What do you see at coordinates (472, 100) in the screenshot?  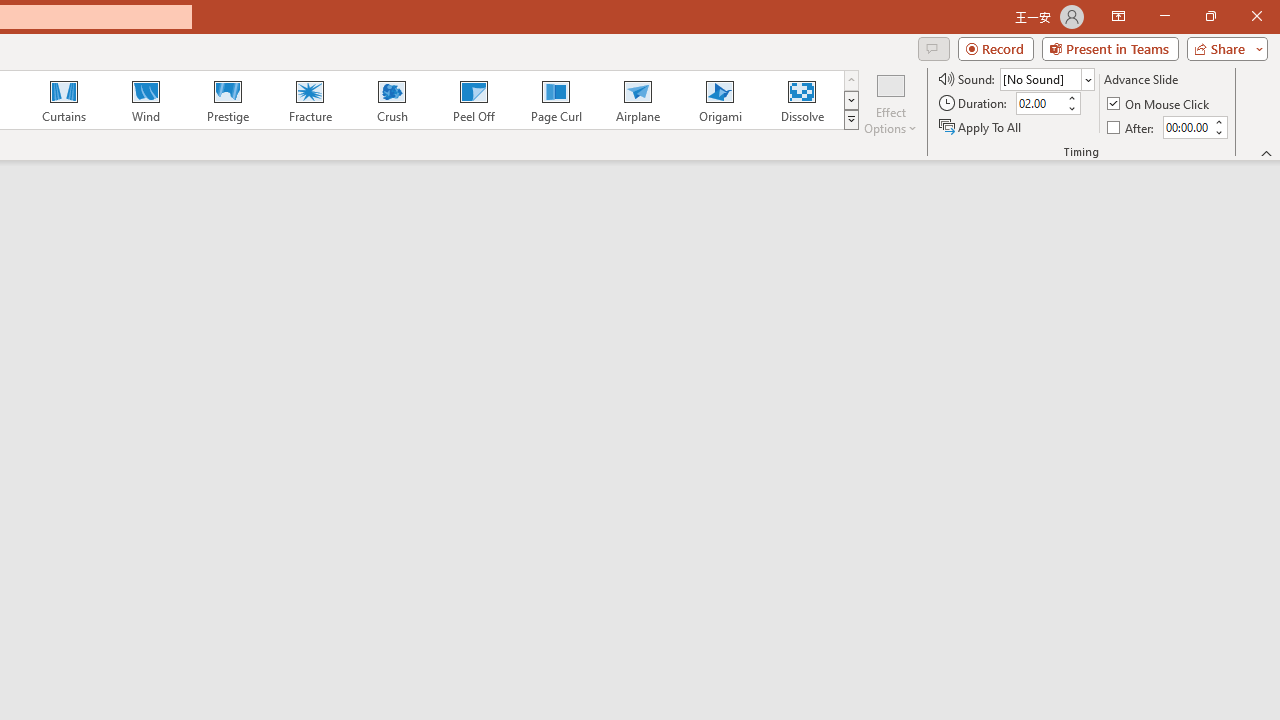 I see `'Peel Off'` at bounding box center [472, 100].